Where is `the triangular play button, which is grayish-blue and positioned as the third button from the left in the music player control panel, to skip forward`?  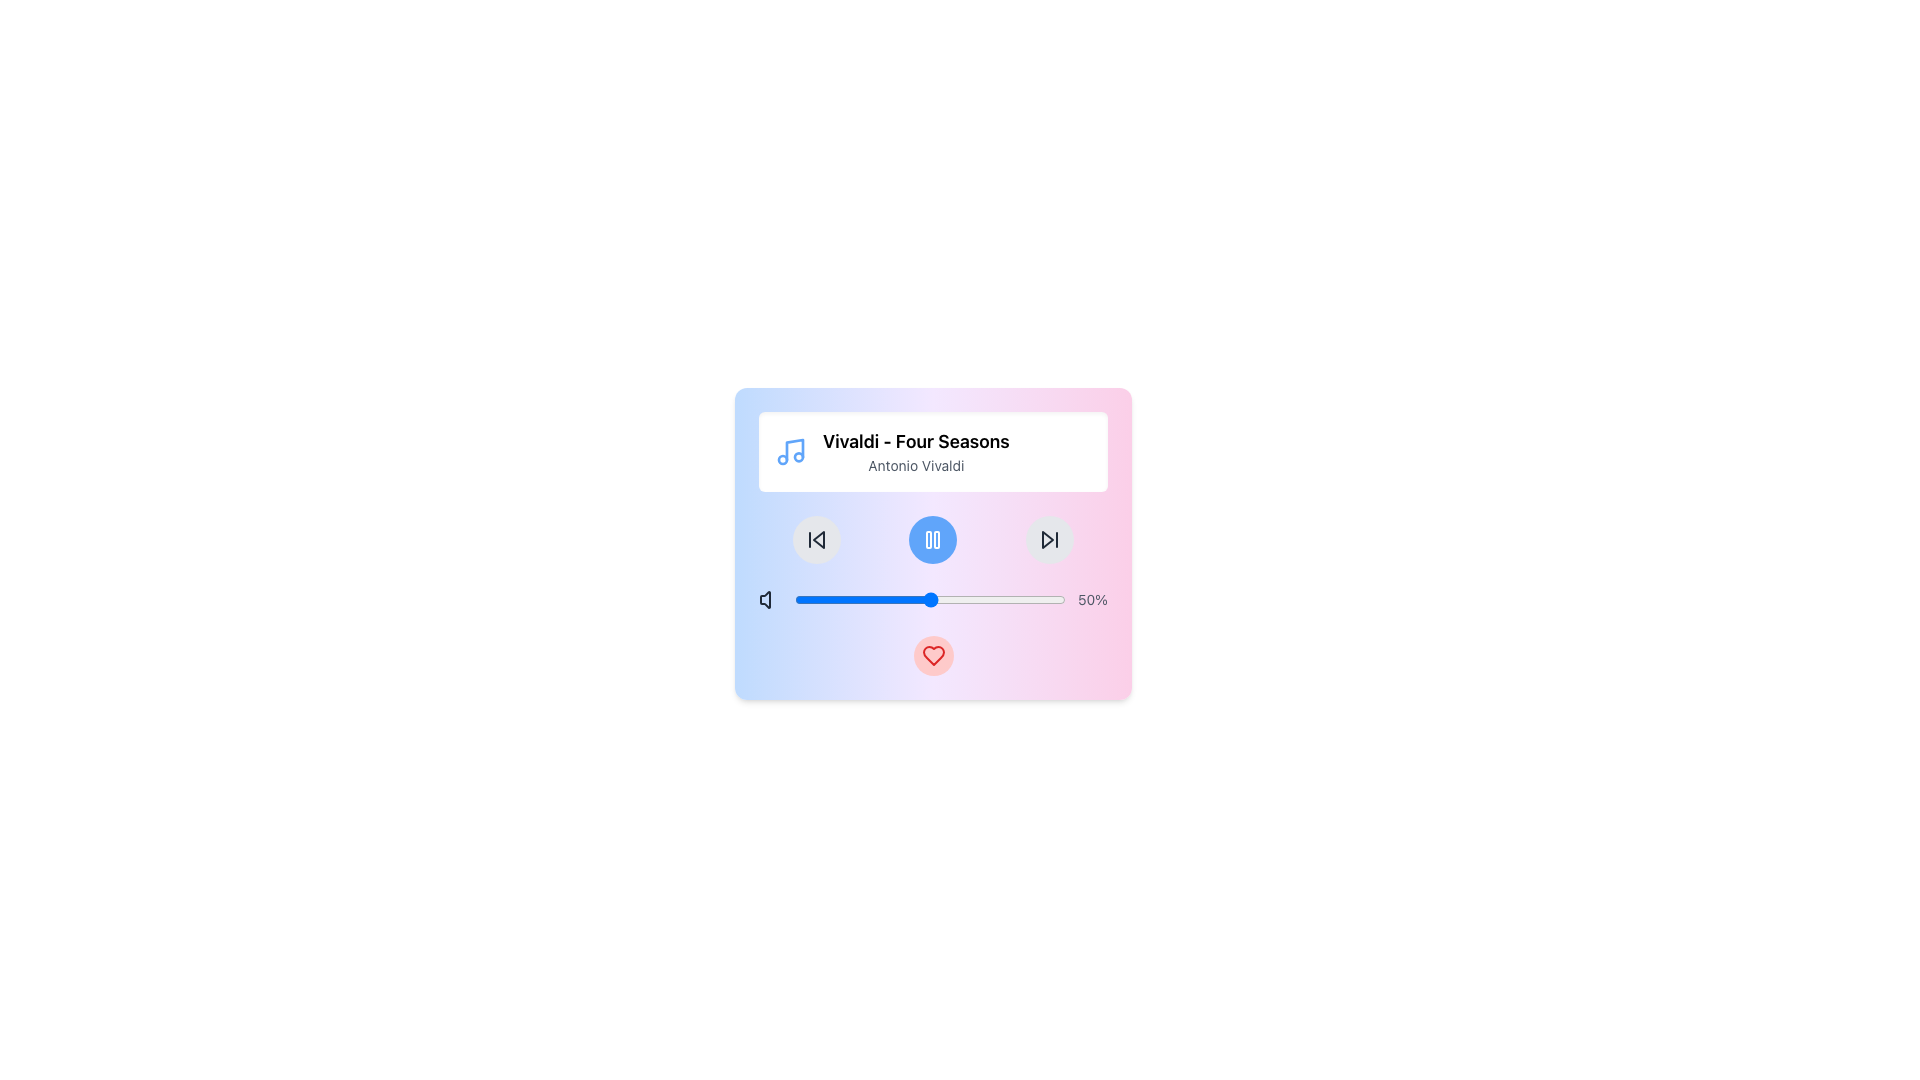 the triangular play button, which is grayish-blue and positioned as the third button from the left in the music player control panel, to skip forward is located at coordinates (1046, 540).